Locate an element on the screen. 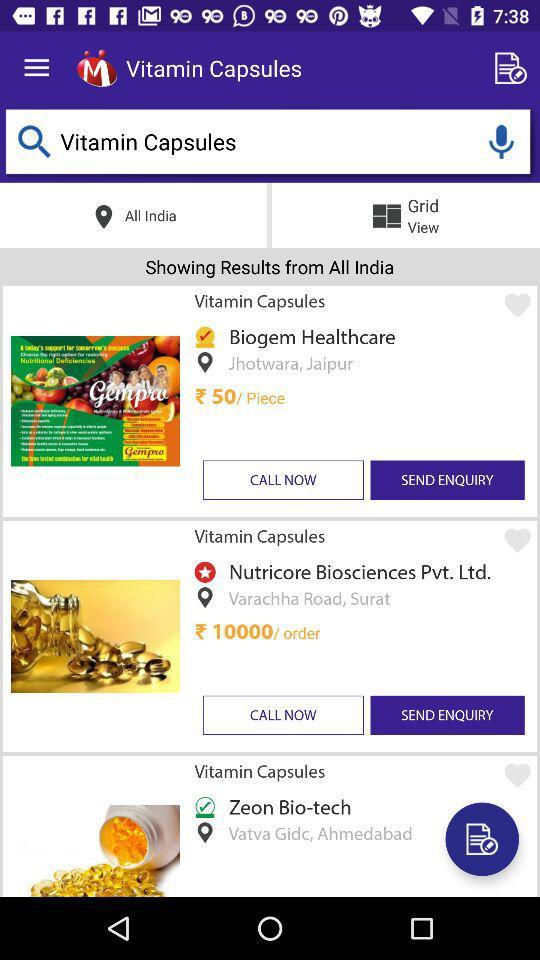  voice to text button is located at coordinates (500, 140).